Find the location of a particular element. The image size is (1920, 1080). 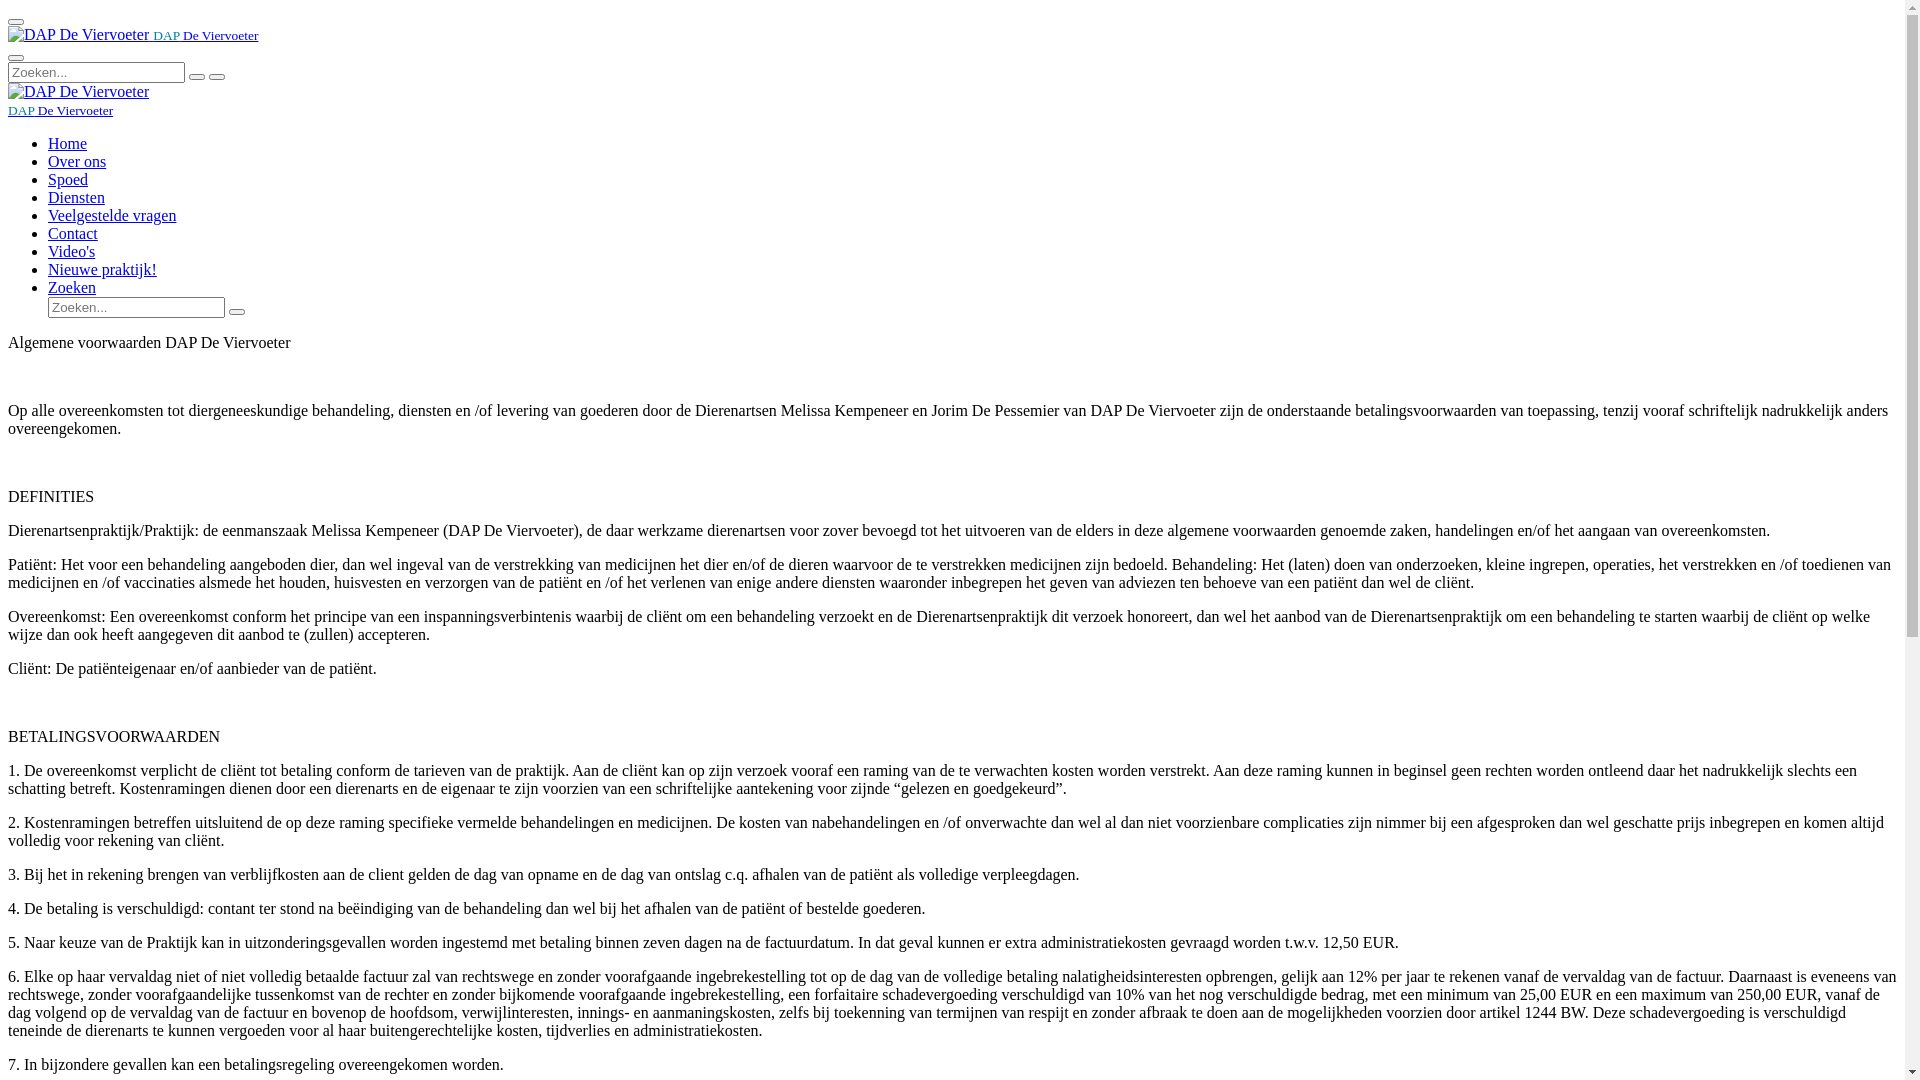

'Video's' is located at coordinates (71, 250).